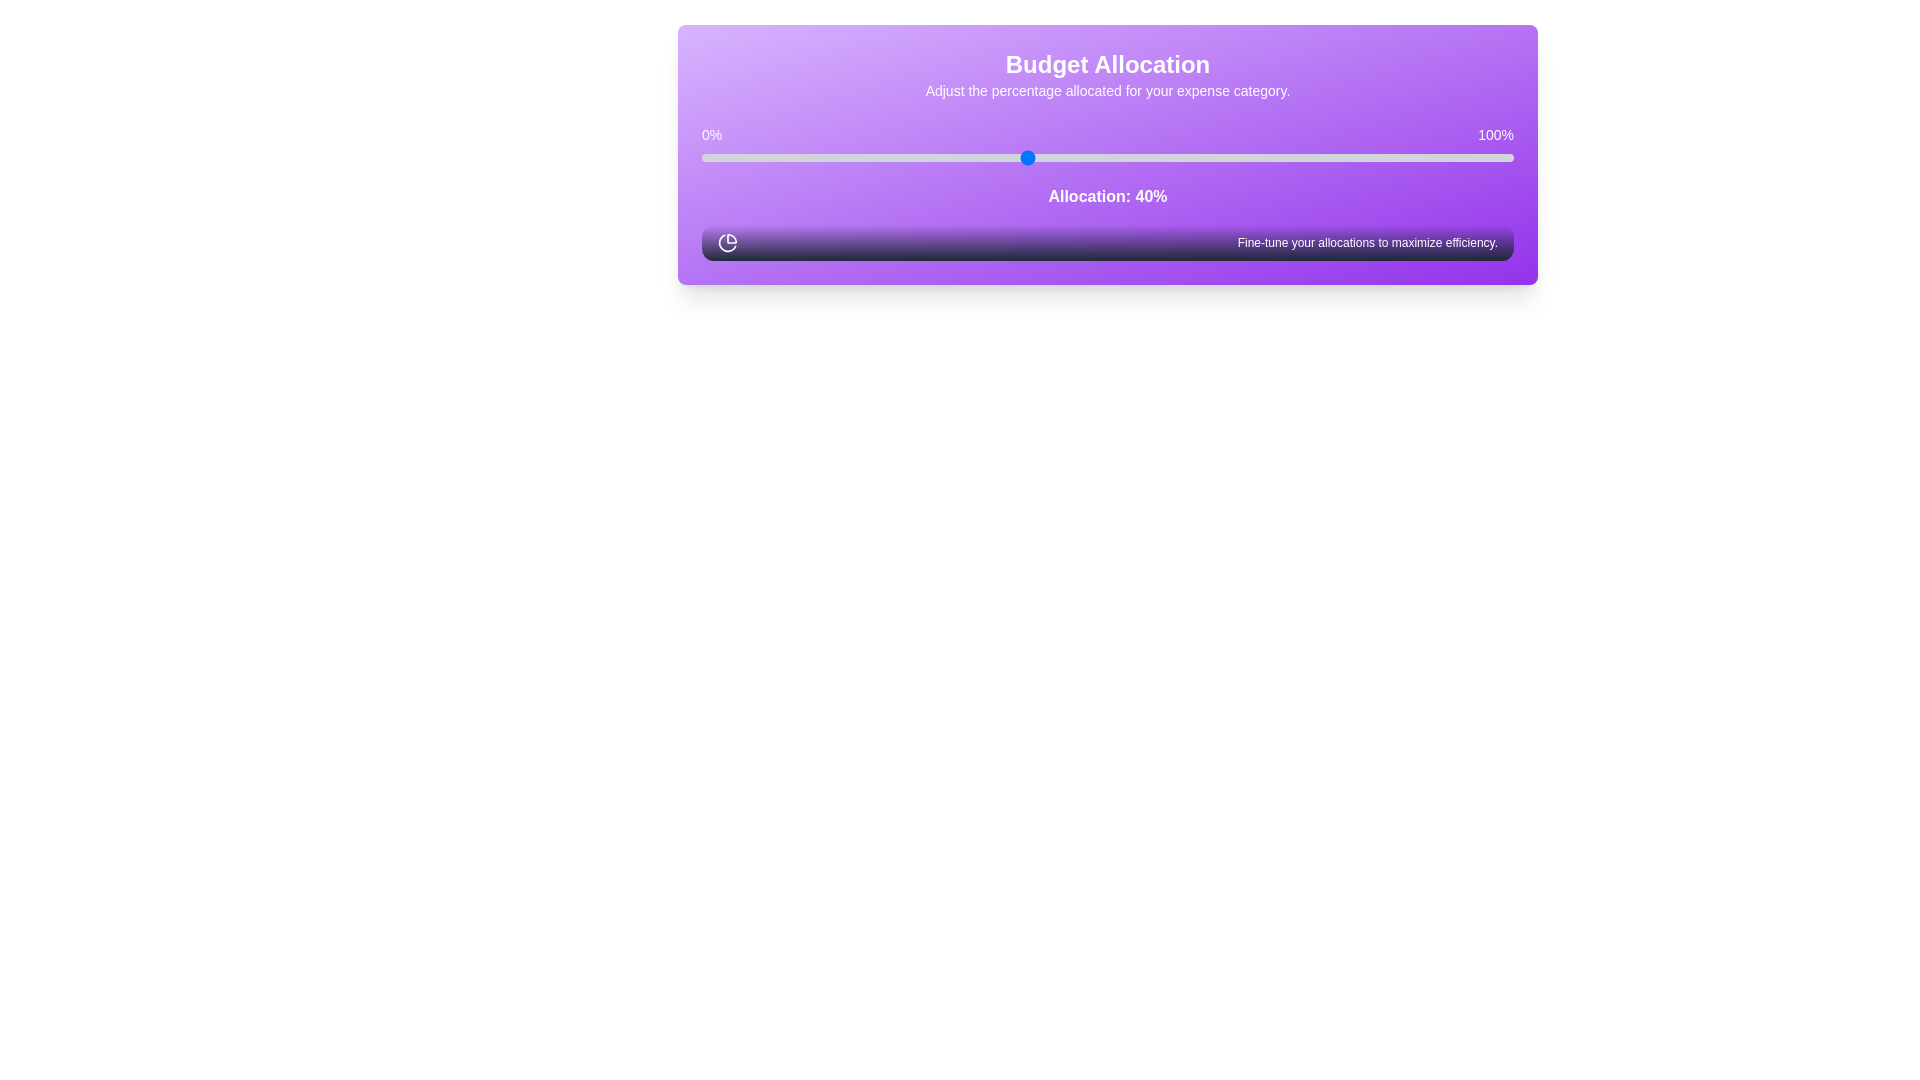  I want to click on the Slider component labeled 'Allocation: 40%' within the 'Budget Allocation' purple panel, so click(1107, 165).